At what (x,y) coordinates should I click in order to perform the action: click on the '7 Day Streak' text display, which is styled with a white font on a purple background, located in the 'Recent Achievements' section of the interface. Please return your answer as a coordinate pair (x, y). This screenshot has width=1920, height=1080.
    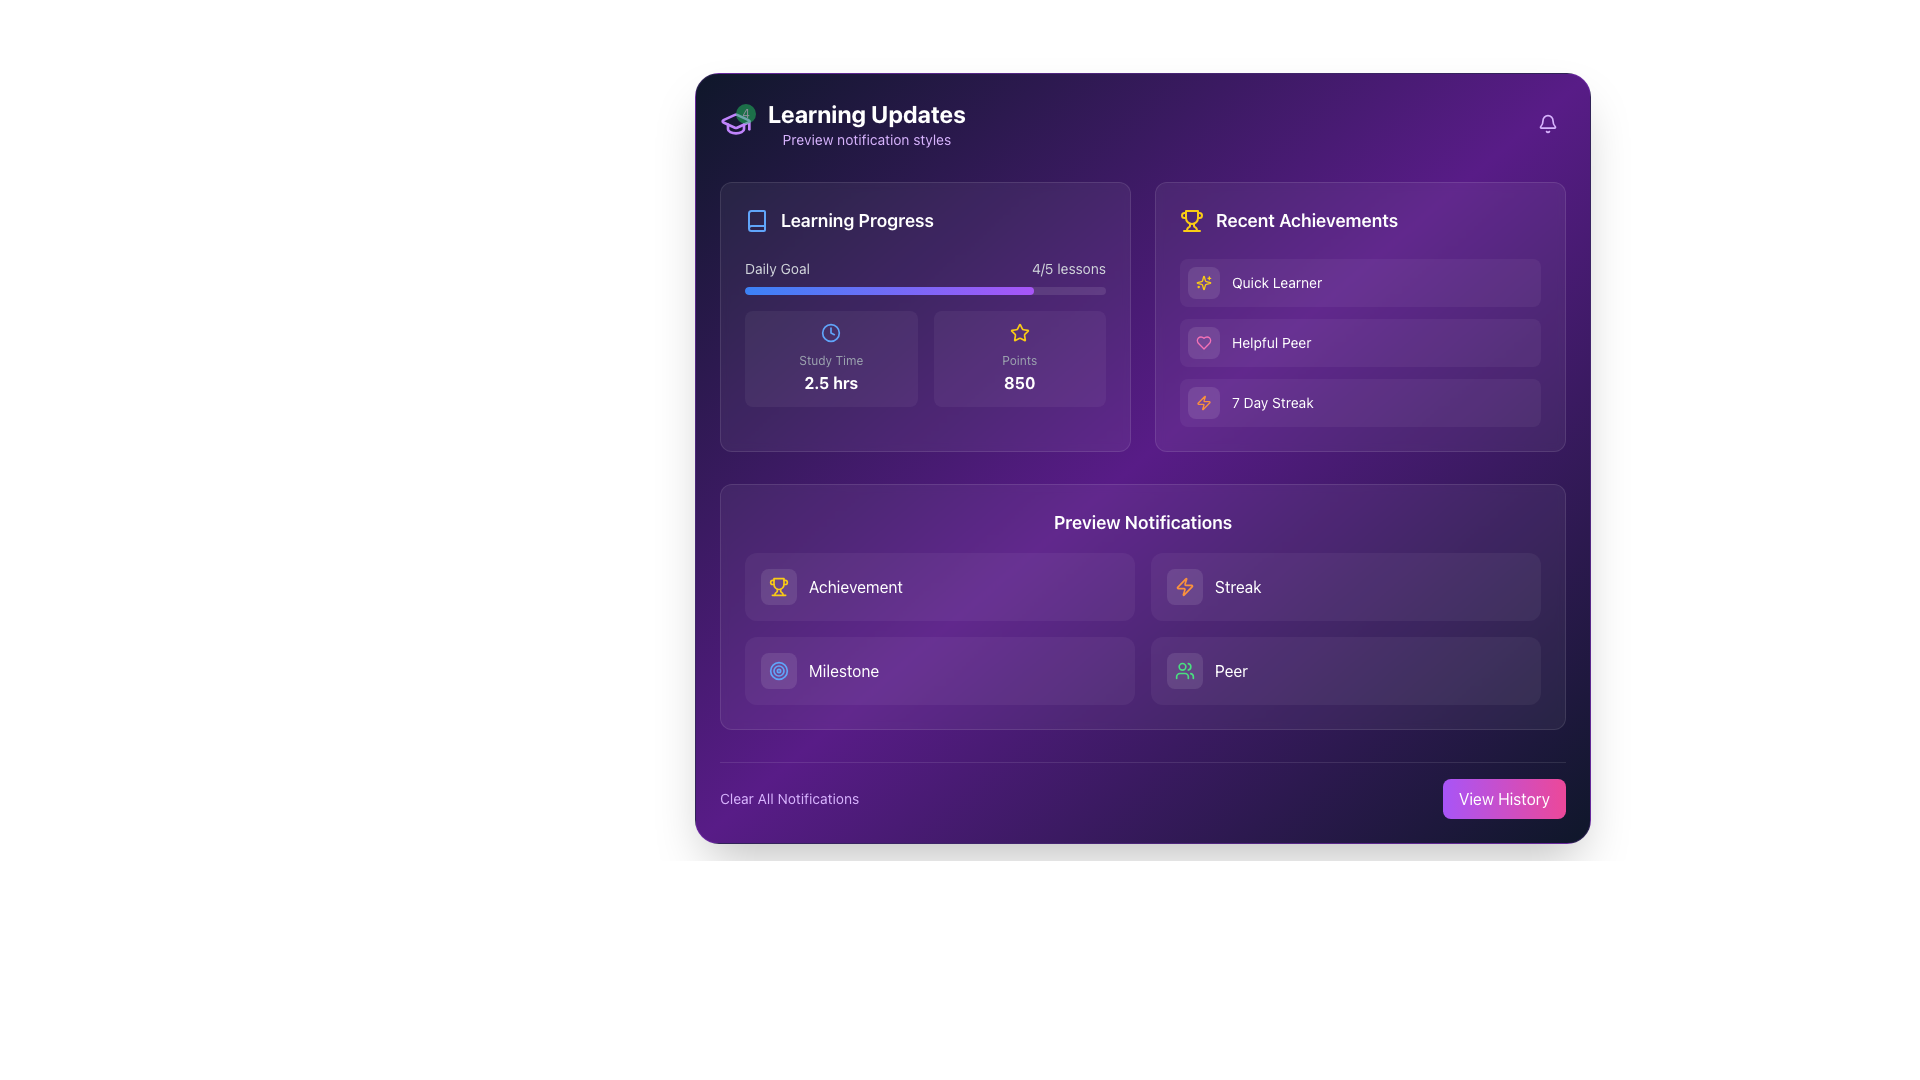
    Looking at the image, I should click on (1271, 402).